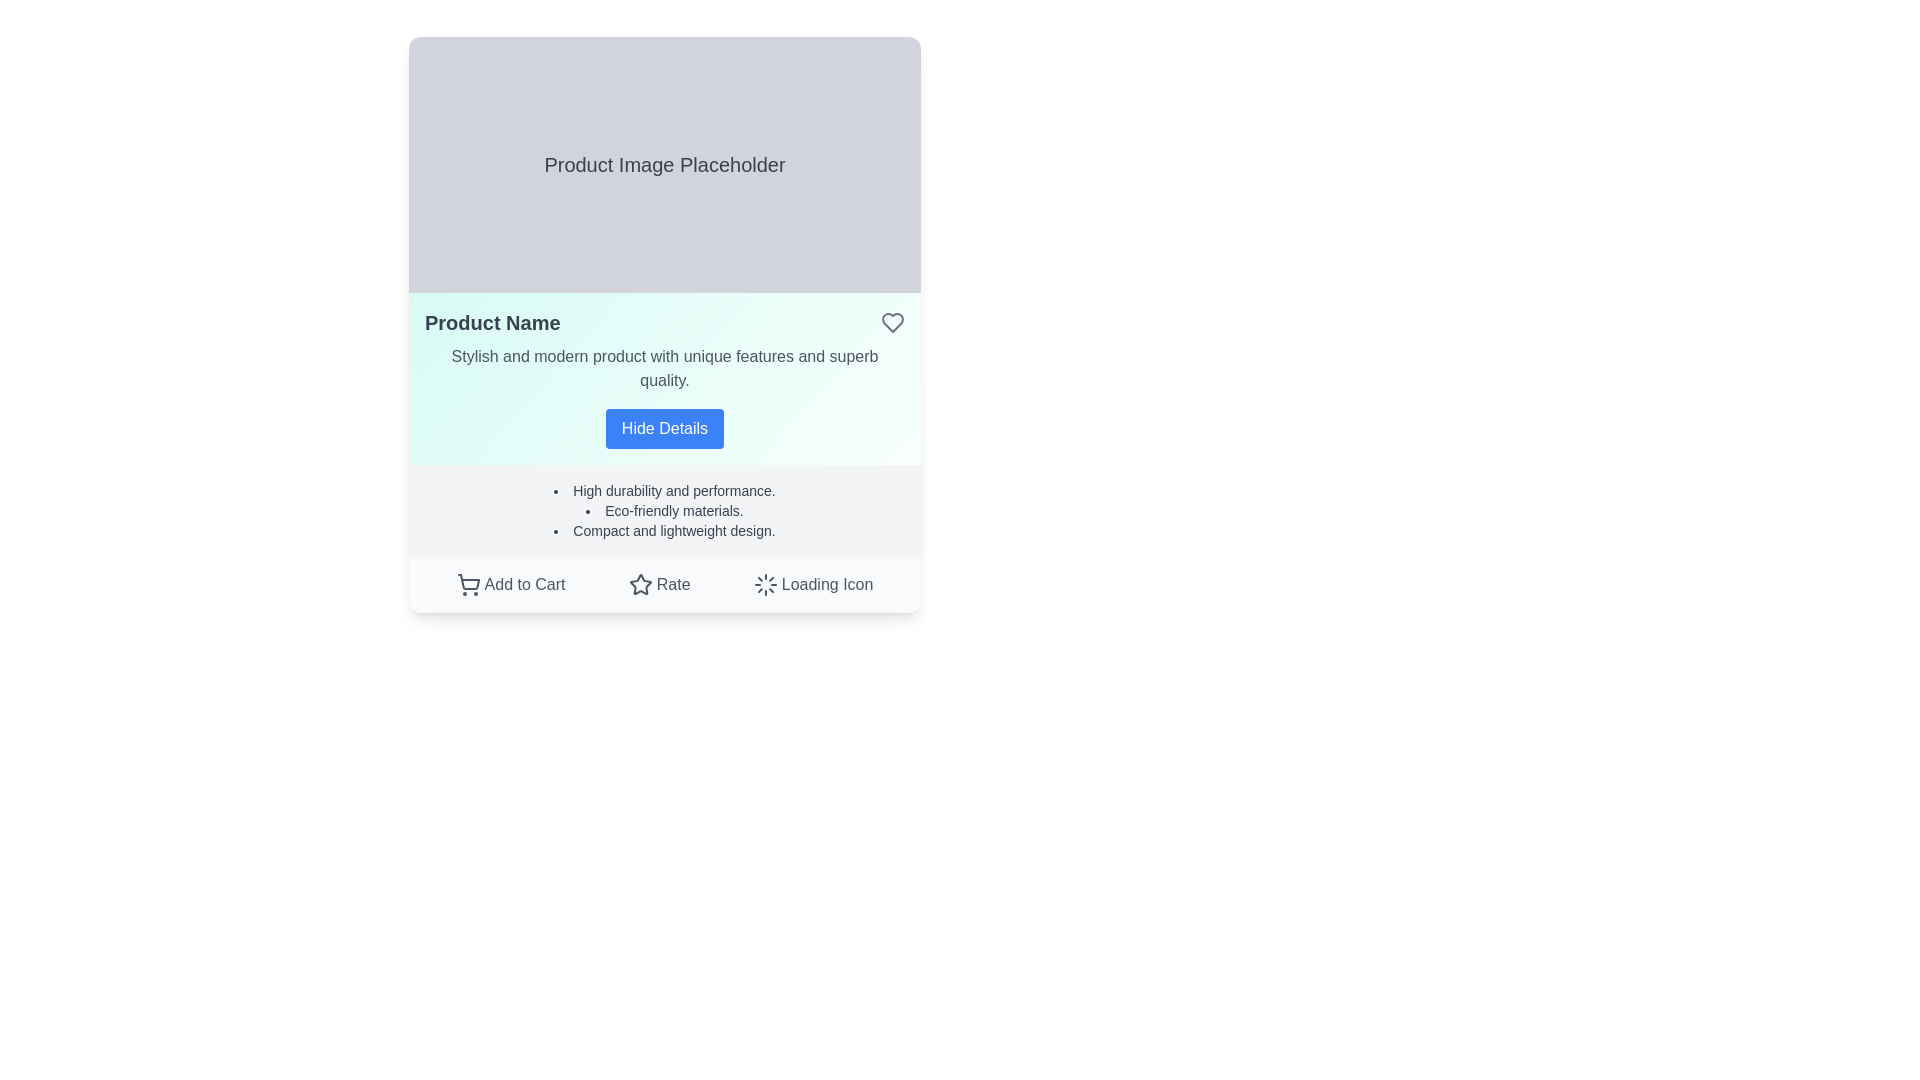  Describe the element at coordinates (665, 509) in the screenshot. I see `the List Component that displays key features or highlights of a product, located directly below the 'Hide Details' button and above the 'Add to Cart' and 'Rate' buttons` at that location.